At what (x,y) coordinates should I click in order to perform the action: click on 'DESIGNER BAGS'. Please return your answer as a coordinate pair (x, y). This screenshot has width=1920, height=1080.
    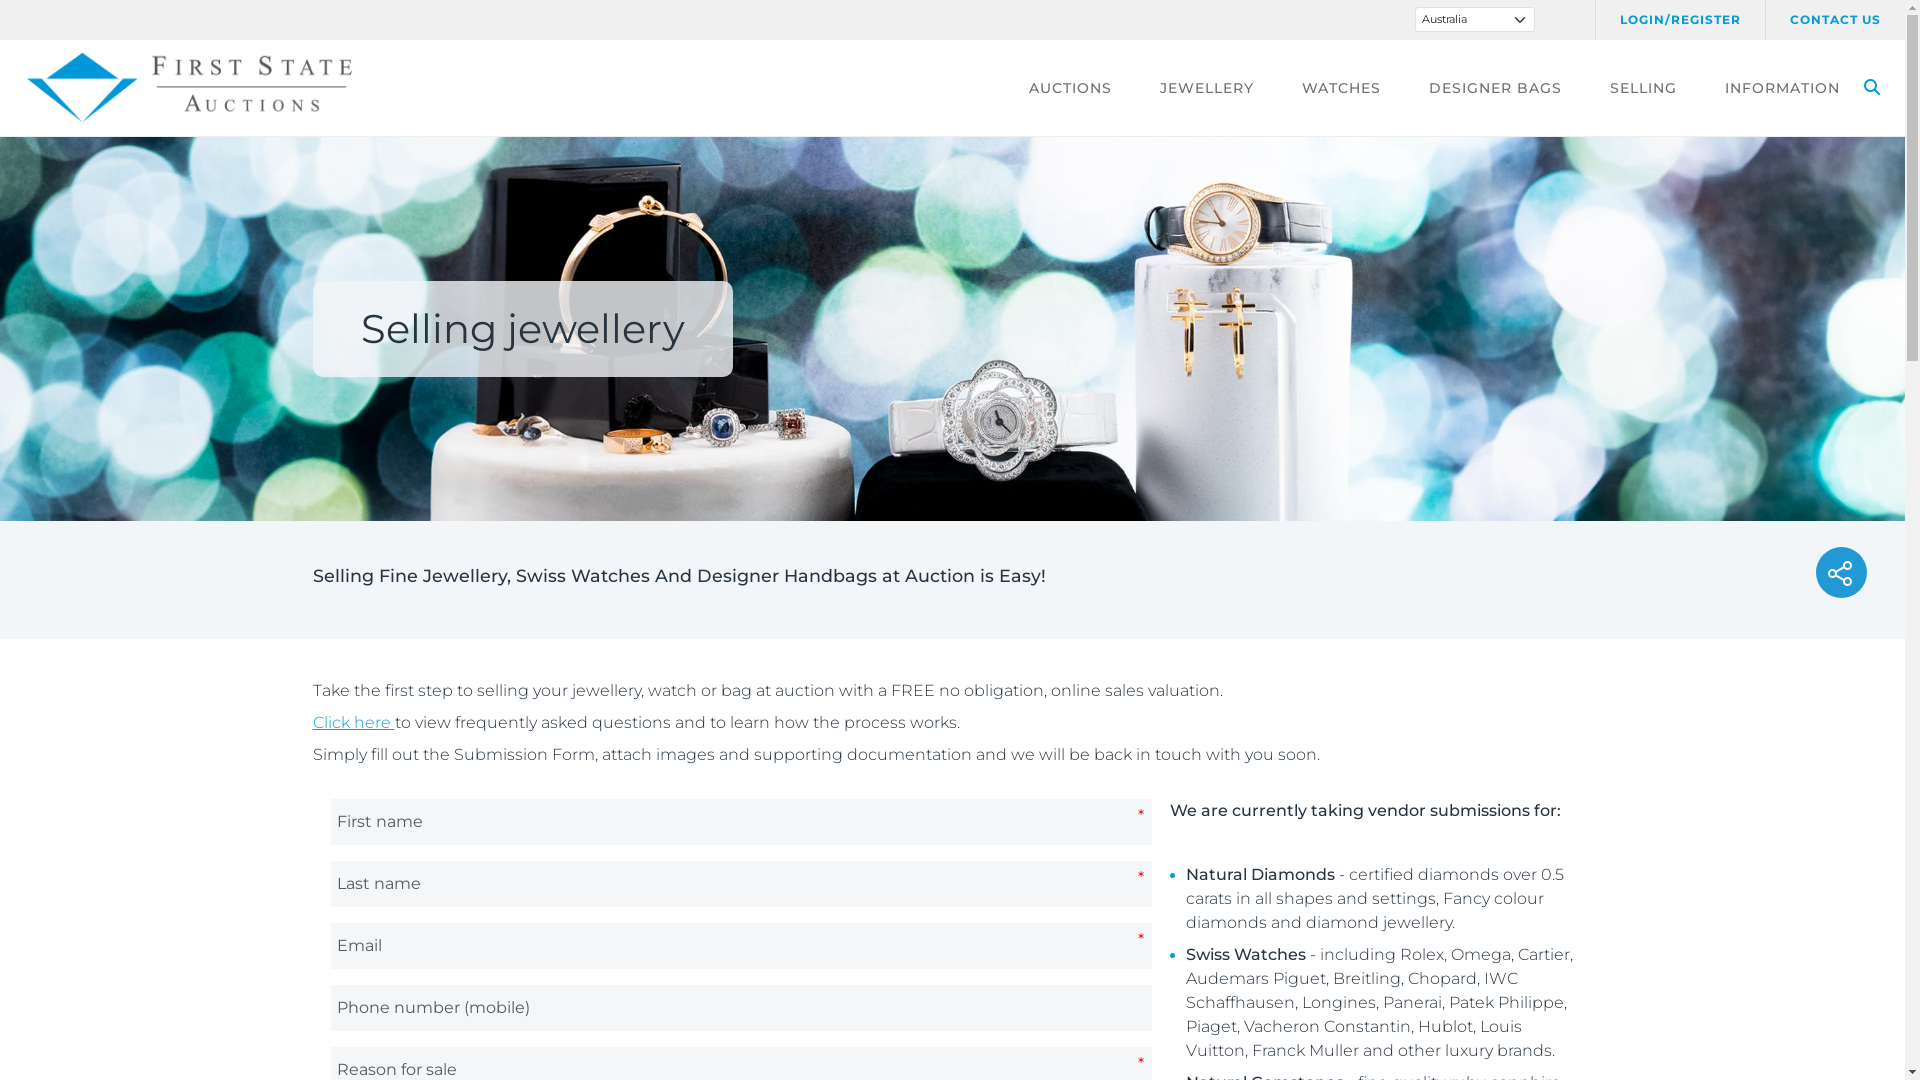
    Looking at the image, I should click on (1495, 87).